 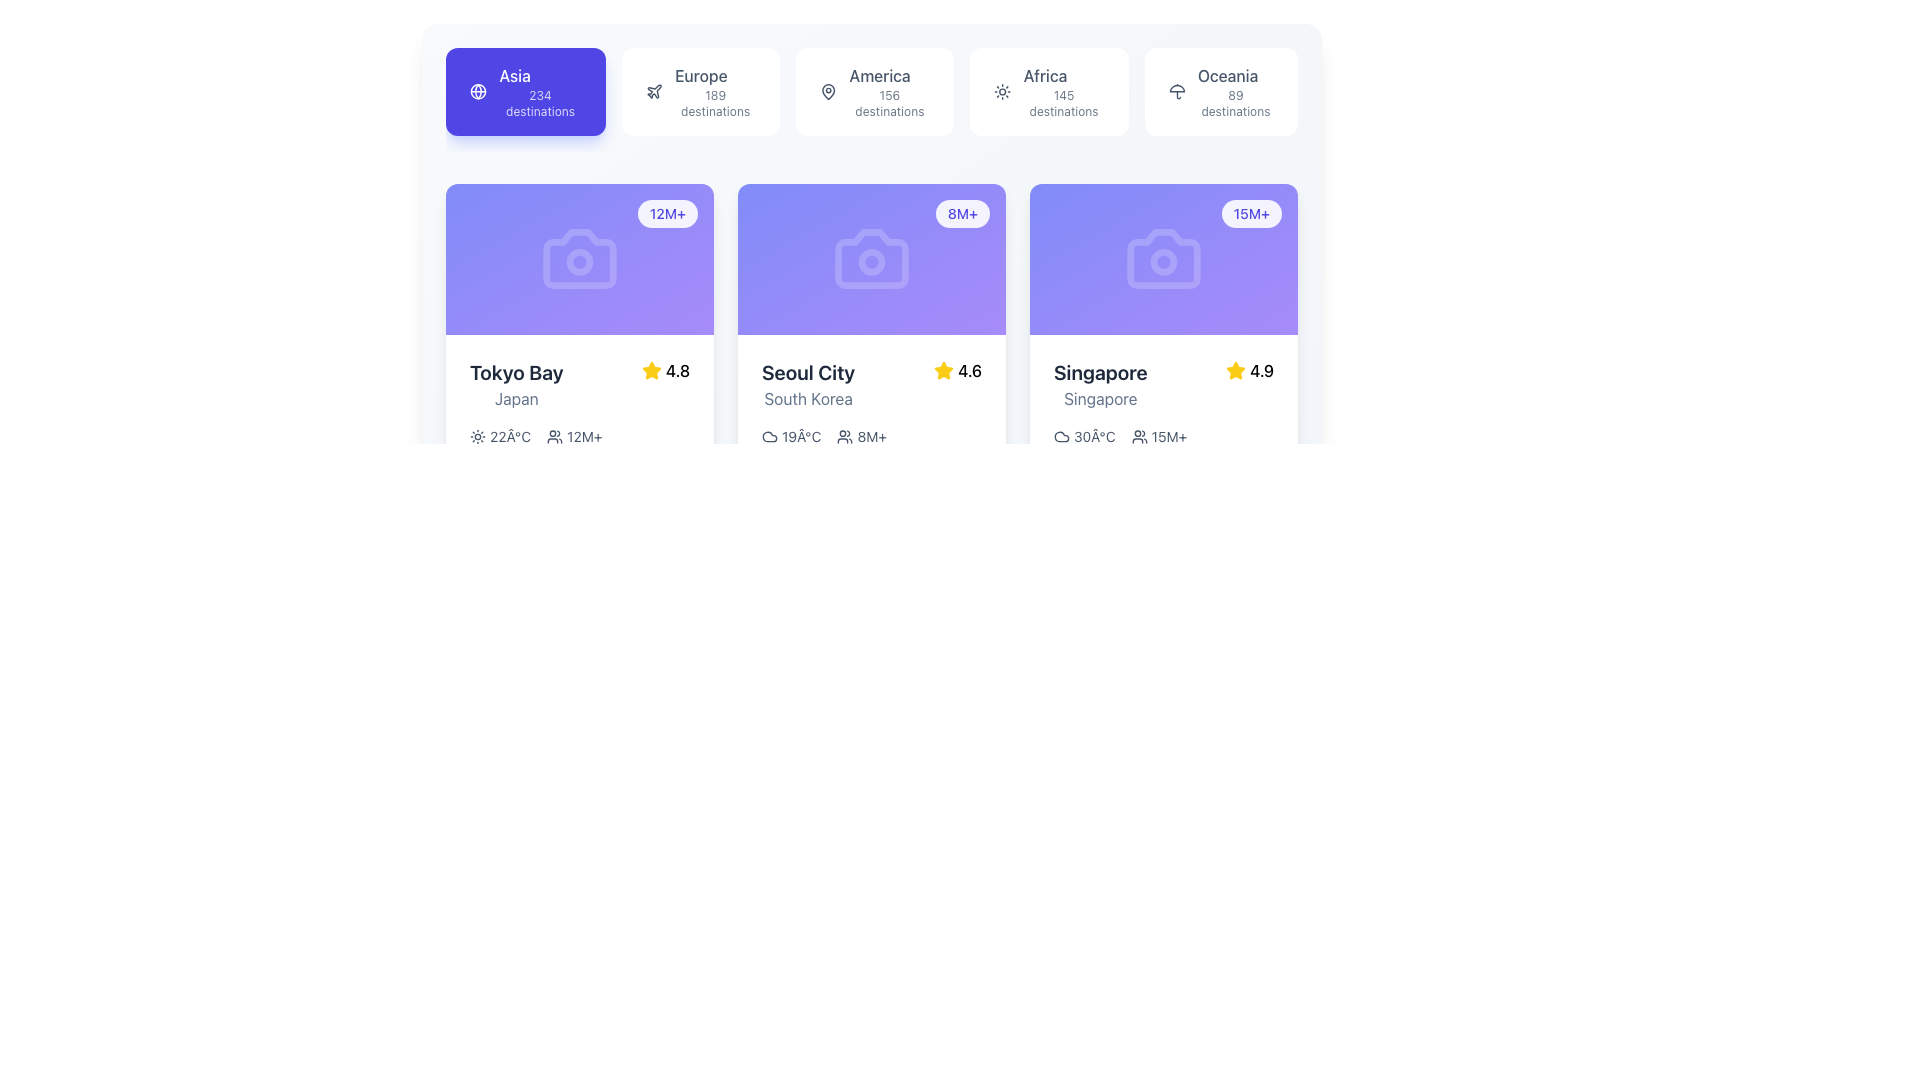 What do you see at coordinates (872, 92) in the screenshot?
I see `the 'America' category card, which is the third item in a horizontally arranged row of navigation cards` at bounding box center [872, 92].